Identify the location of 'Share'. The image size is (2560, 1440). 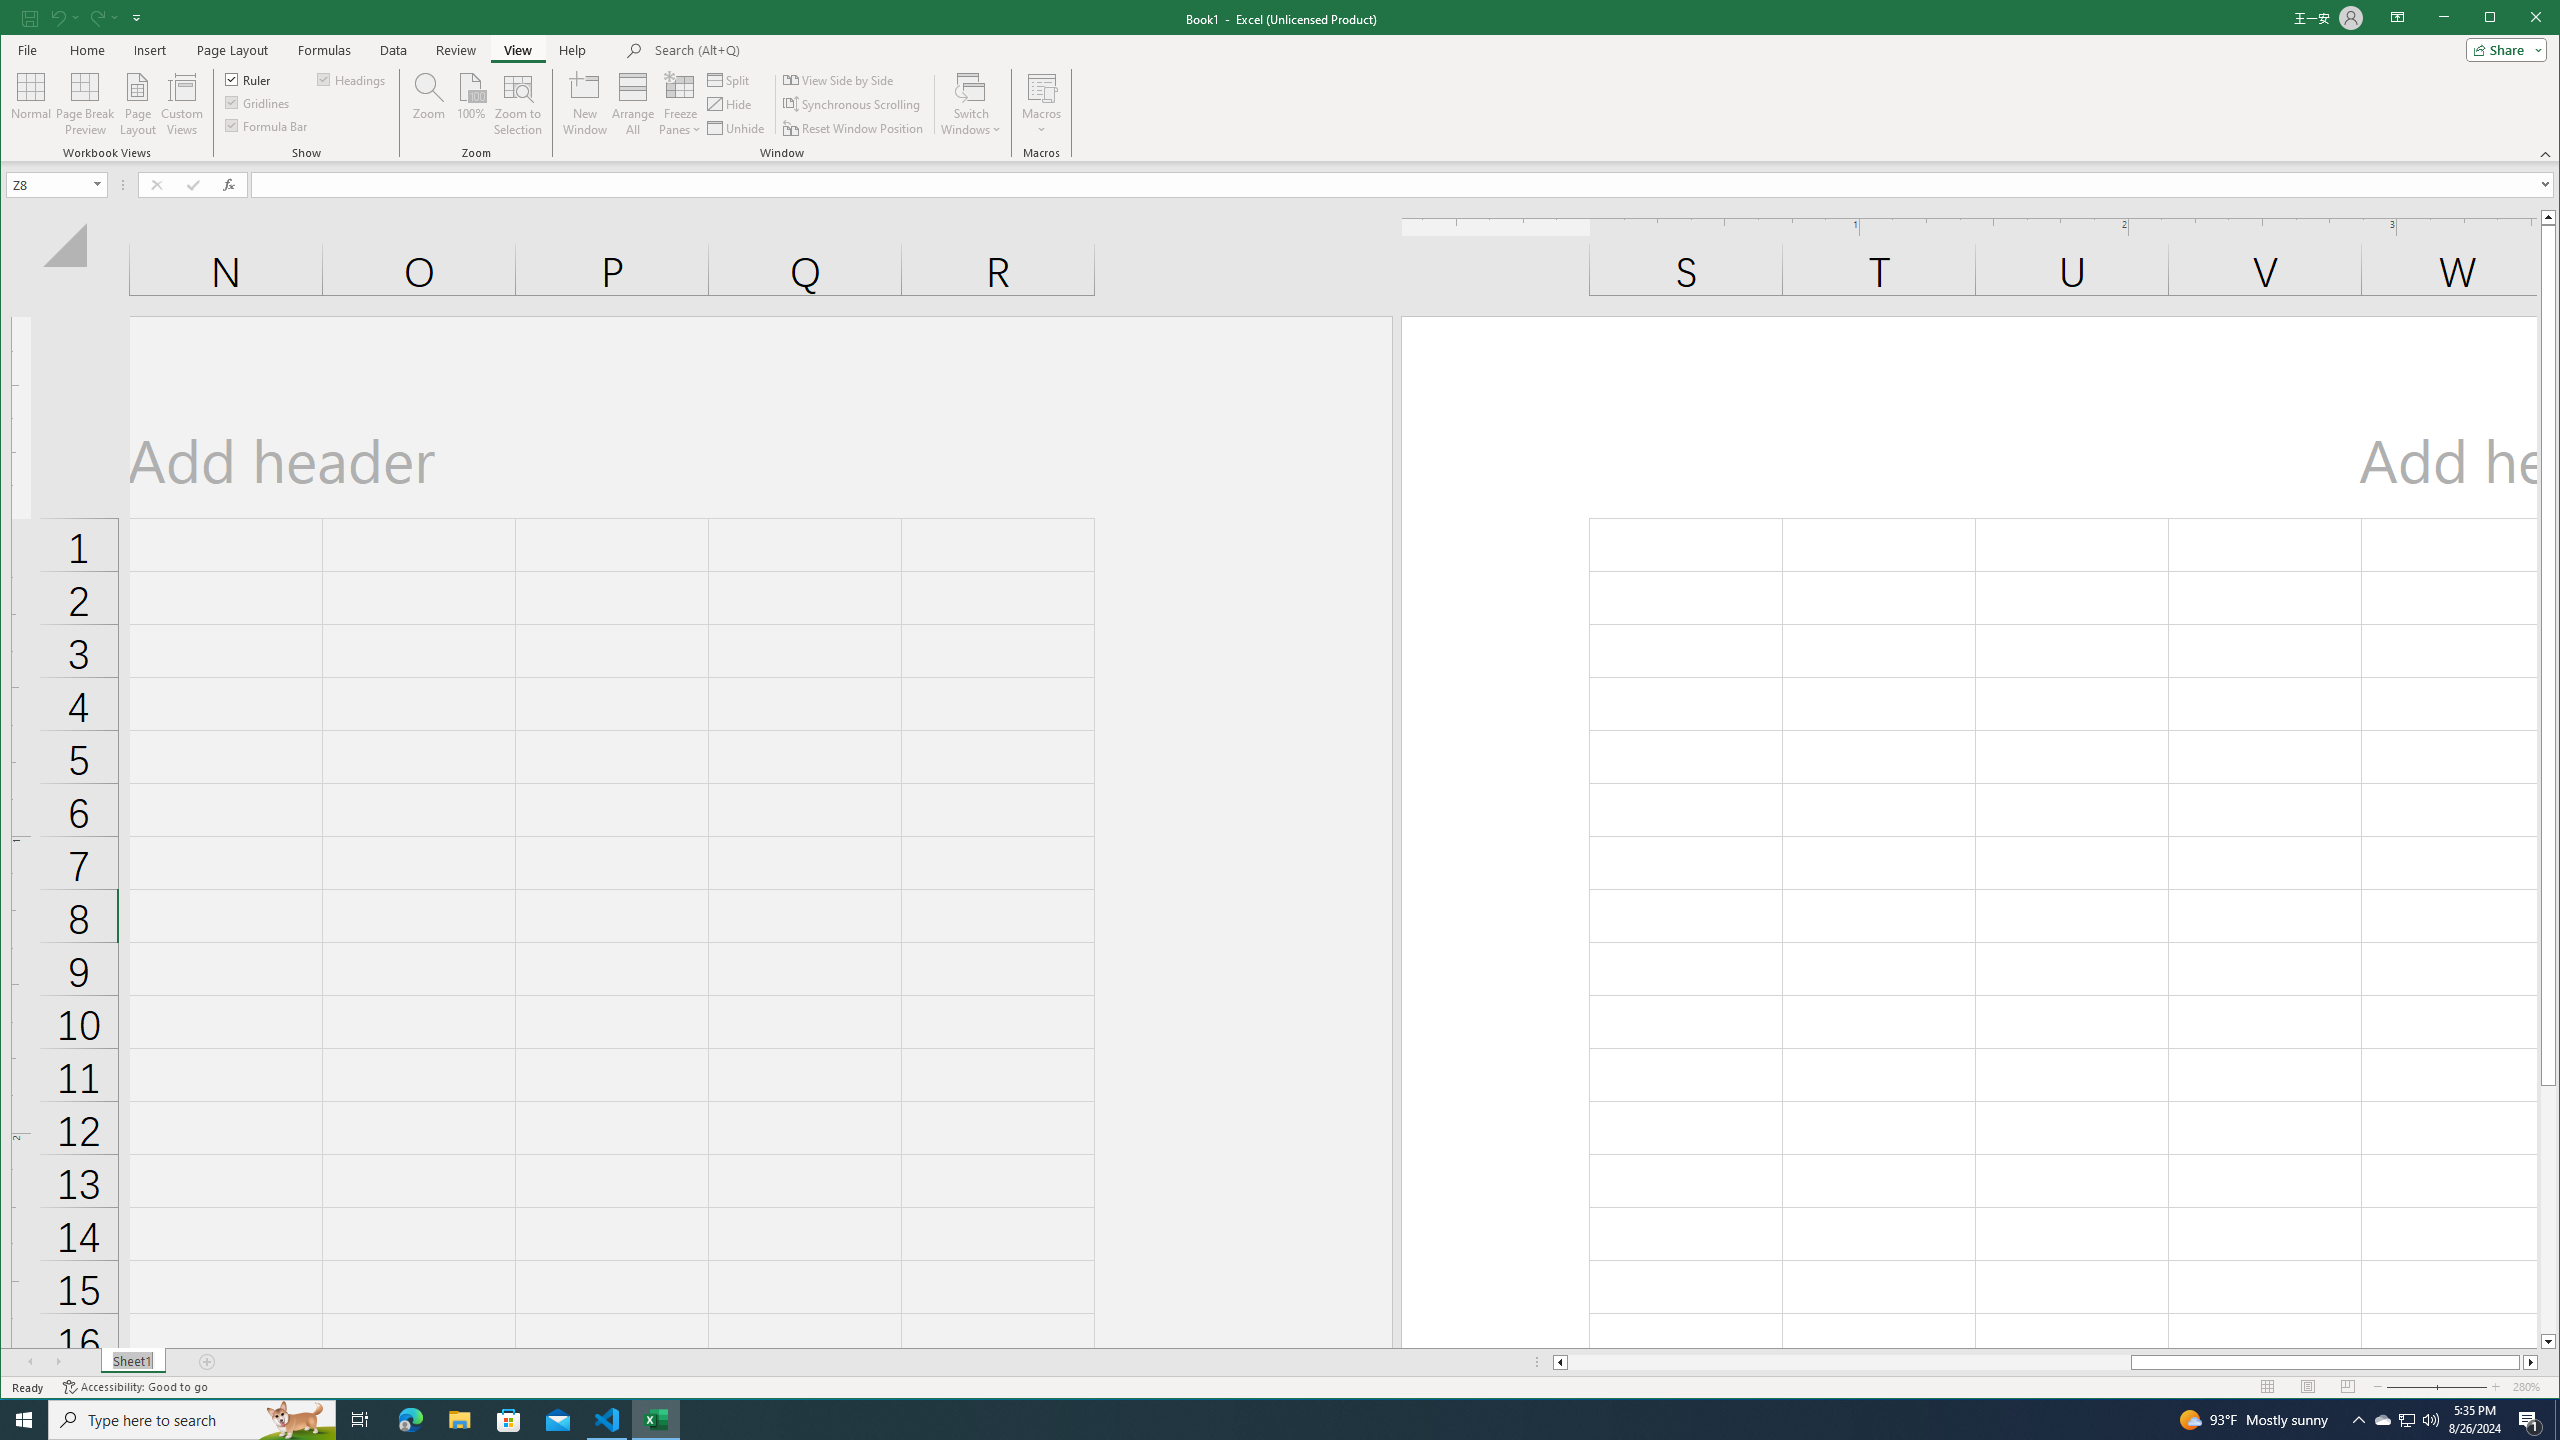
(2502, 49).